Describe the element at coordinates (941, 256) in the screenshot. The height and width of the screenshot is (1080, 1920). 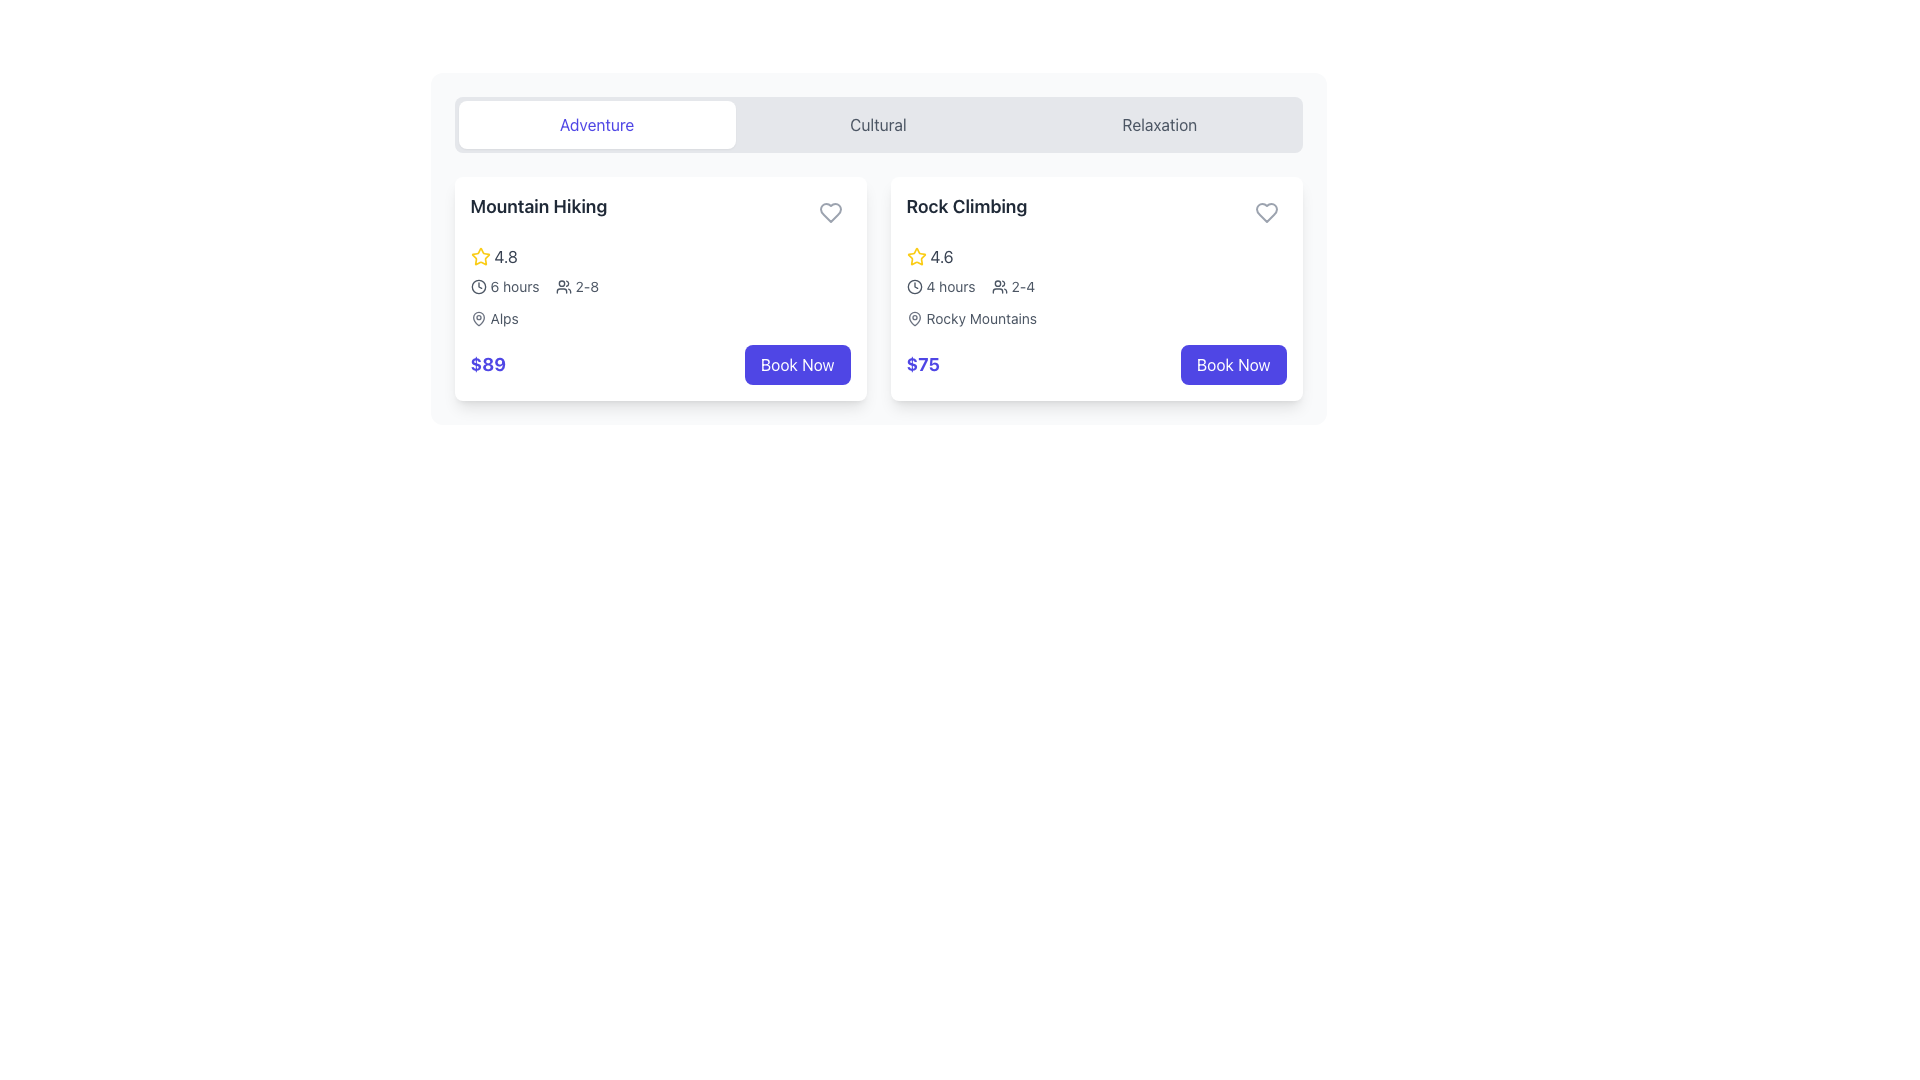
I see `value displayed by the text element showing '4.6' in light gray, located next to a yellow star icon above the activity details for 'Rock Climbing'` at that location.